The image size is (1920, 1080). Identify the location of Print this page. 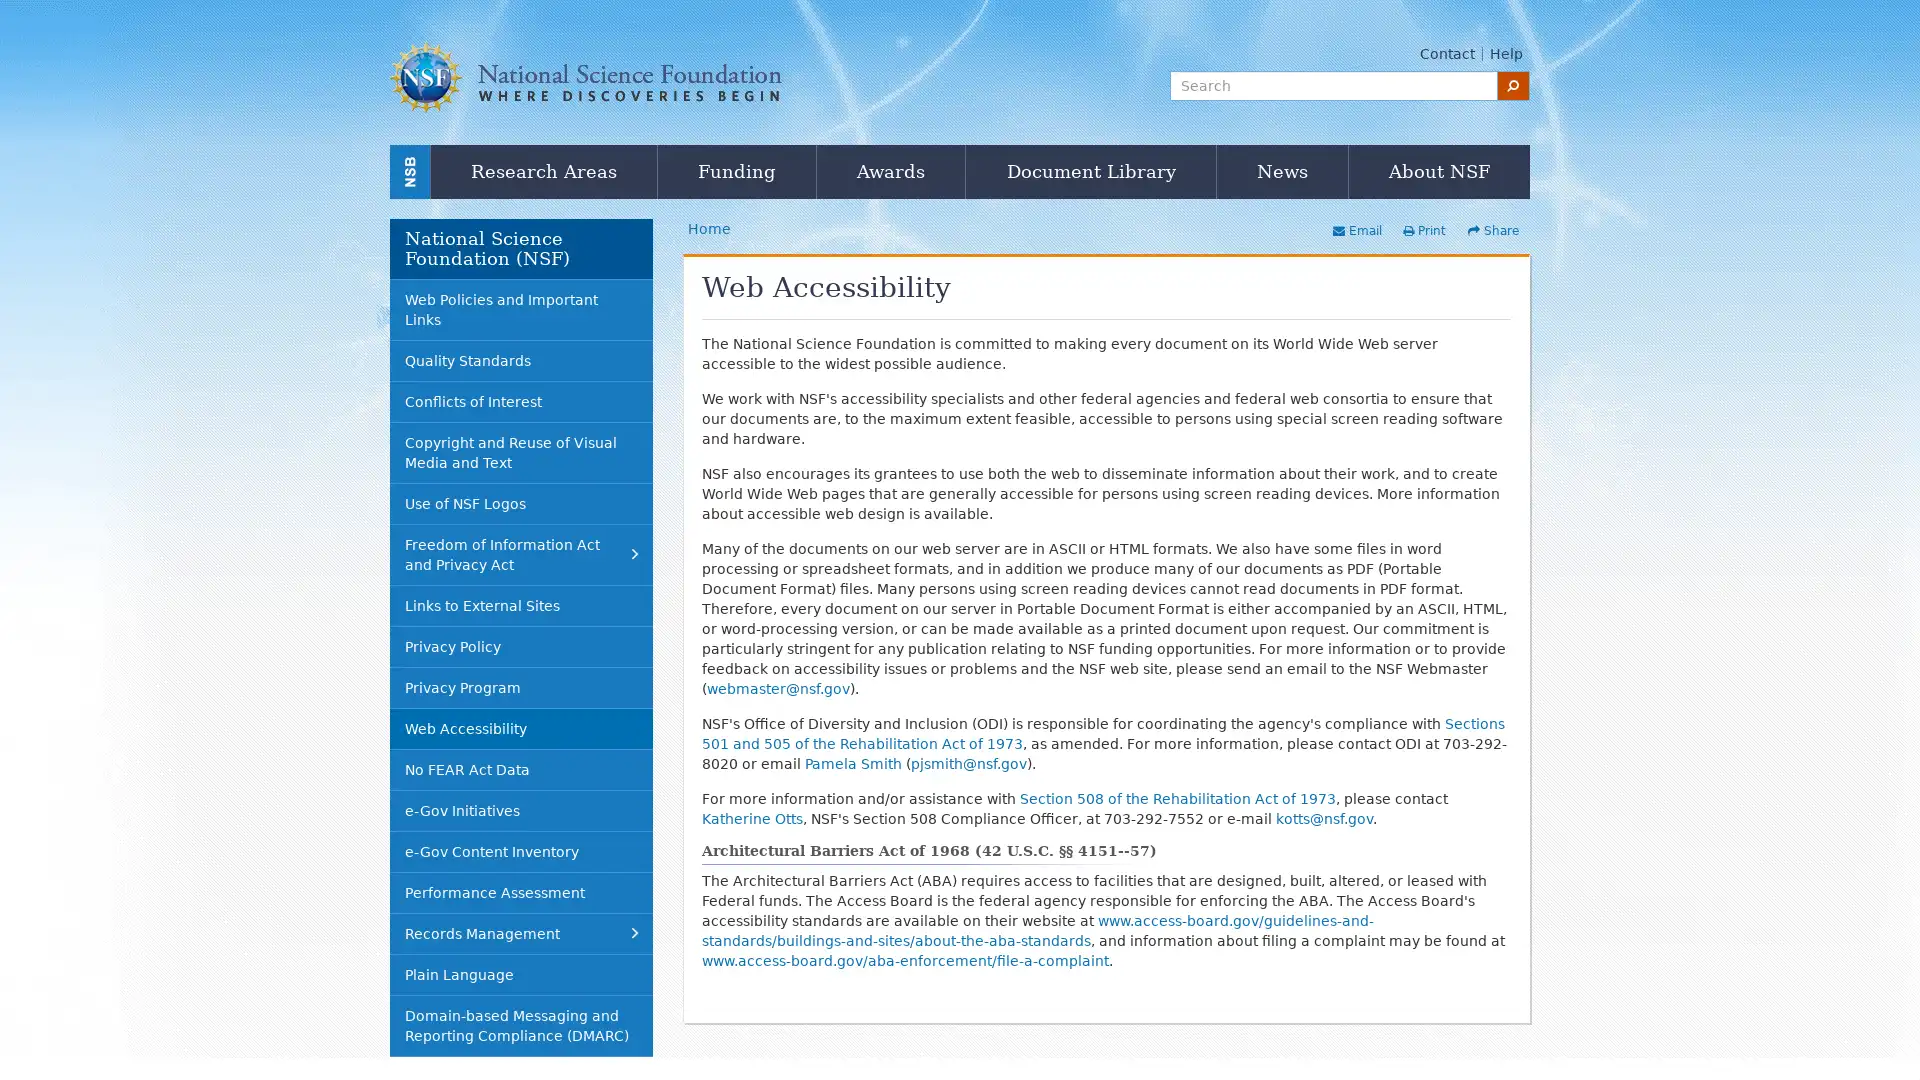
(1422, 230).